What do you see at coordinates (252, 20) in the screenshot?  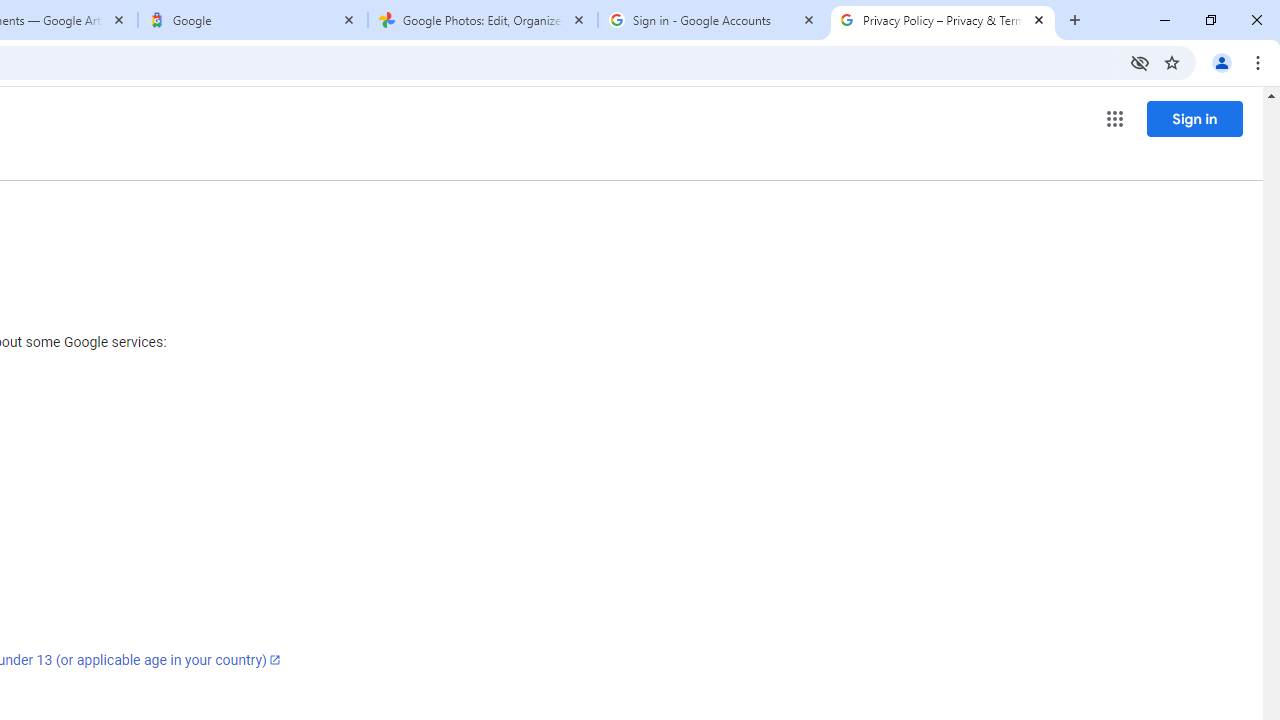 I see `'Google'` at bounding box center [252, 20].